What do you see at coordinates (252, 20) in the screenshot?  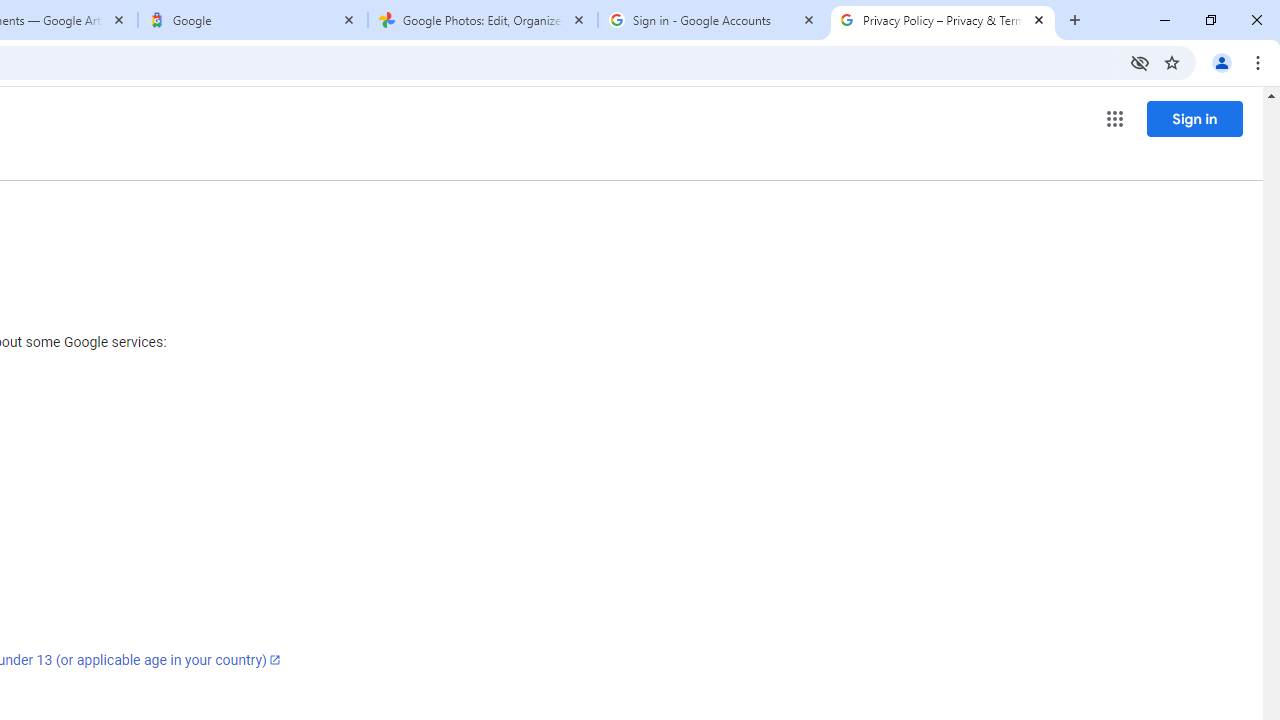 I see `'Google'` at bounding box center [252, 20].